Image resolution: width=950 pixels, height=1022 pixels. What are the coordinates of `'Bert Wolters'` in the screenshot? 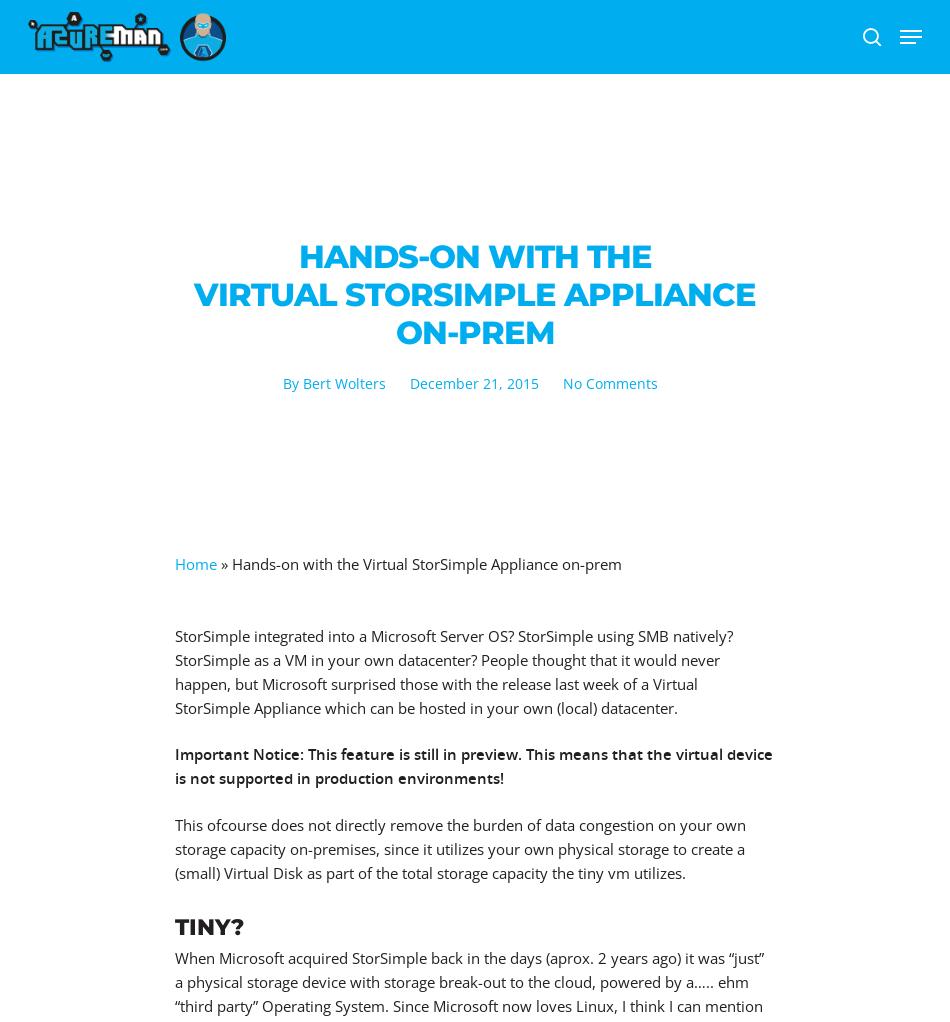 It's located at (342, 382).